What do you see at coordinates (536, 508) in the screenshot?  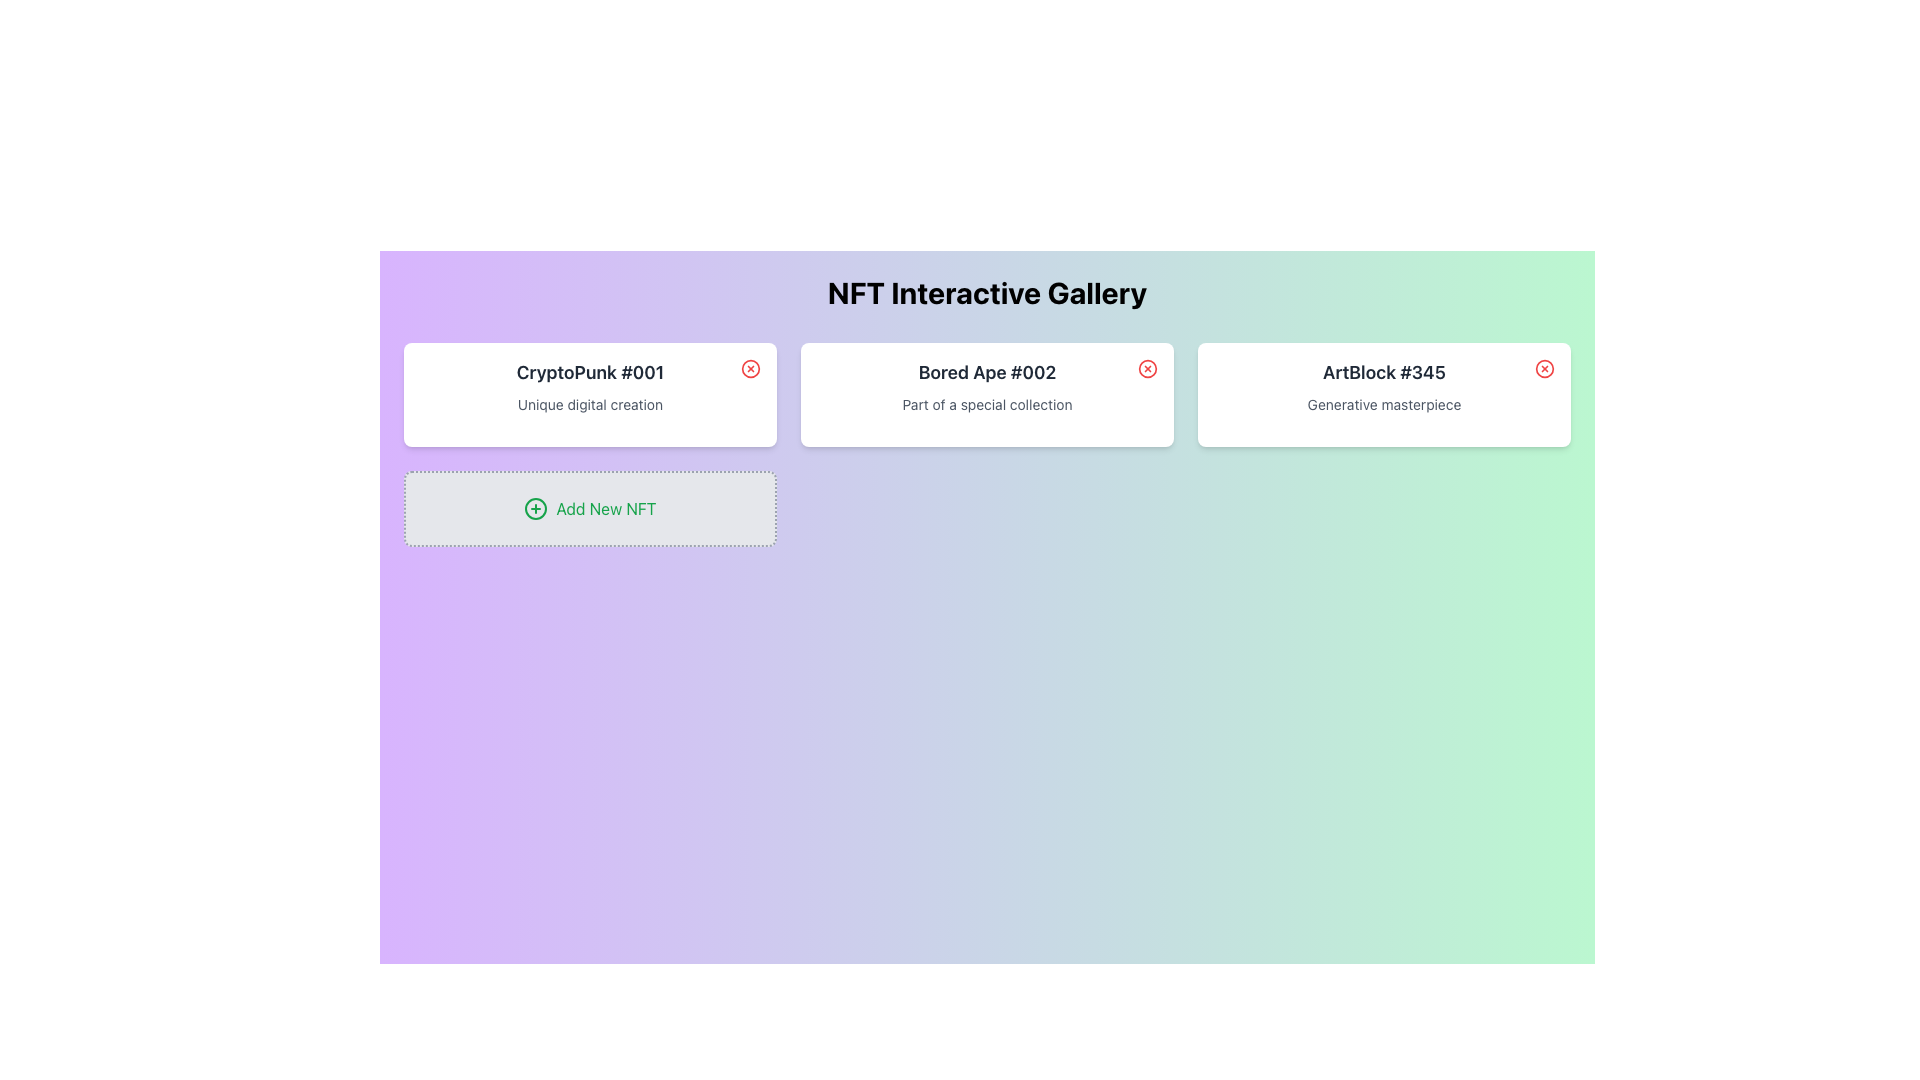 I see `circular outline element that is part of the 'Add New NFT' button located in the lower-left portion of the layout` at bounding box center [536, 508].